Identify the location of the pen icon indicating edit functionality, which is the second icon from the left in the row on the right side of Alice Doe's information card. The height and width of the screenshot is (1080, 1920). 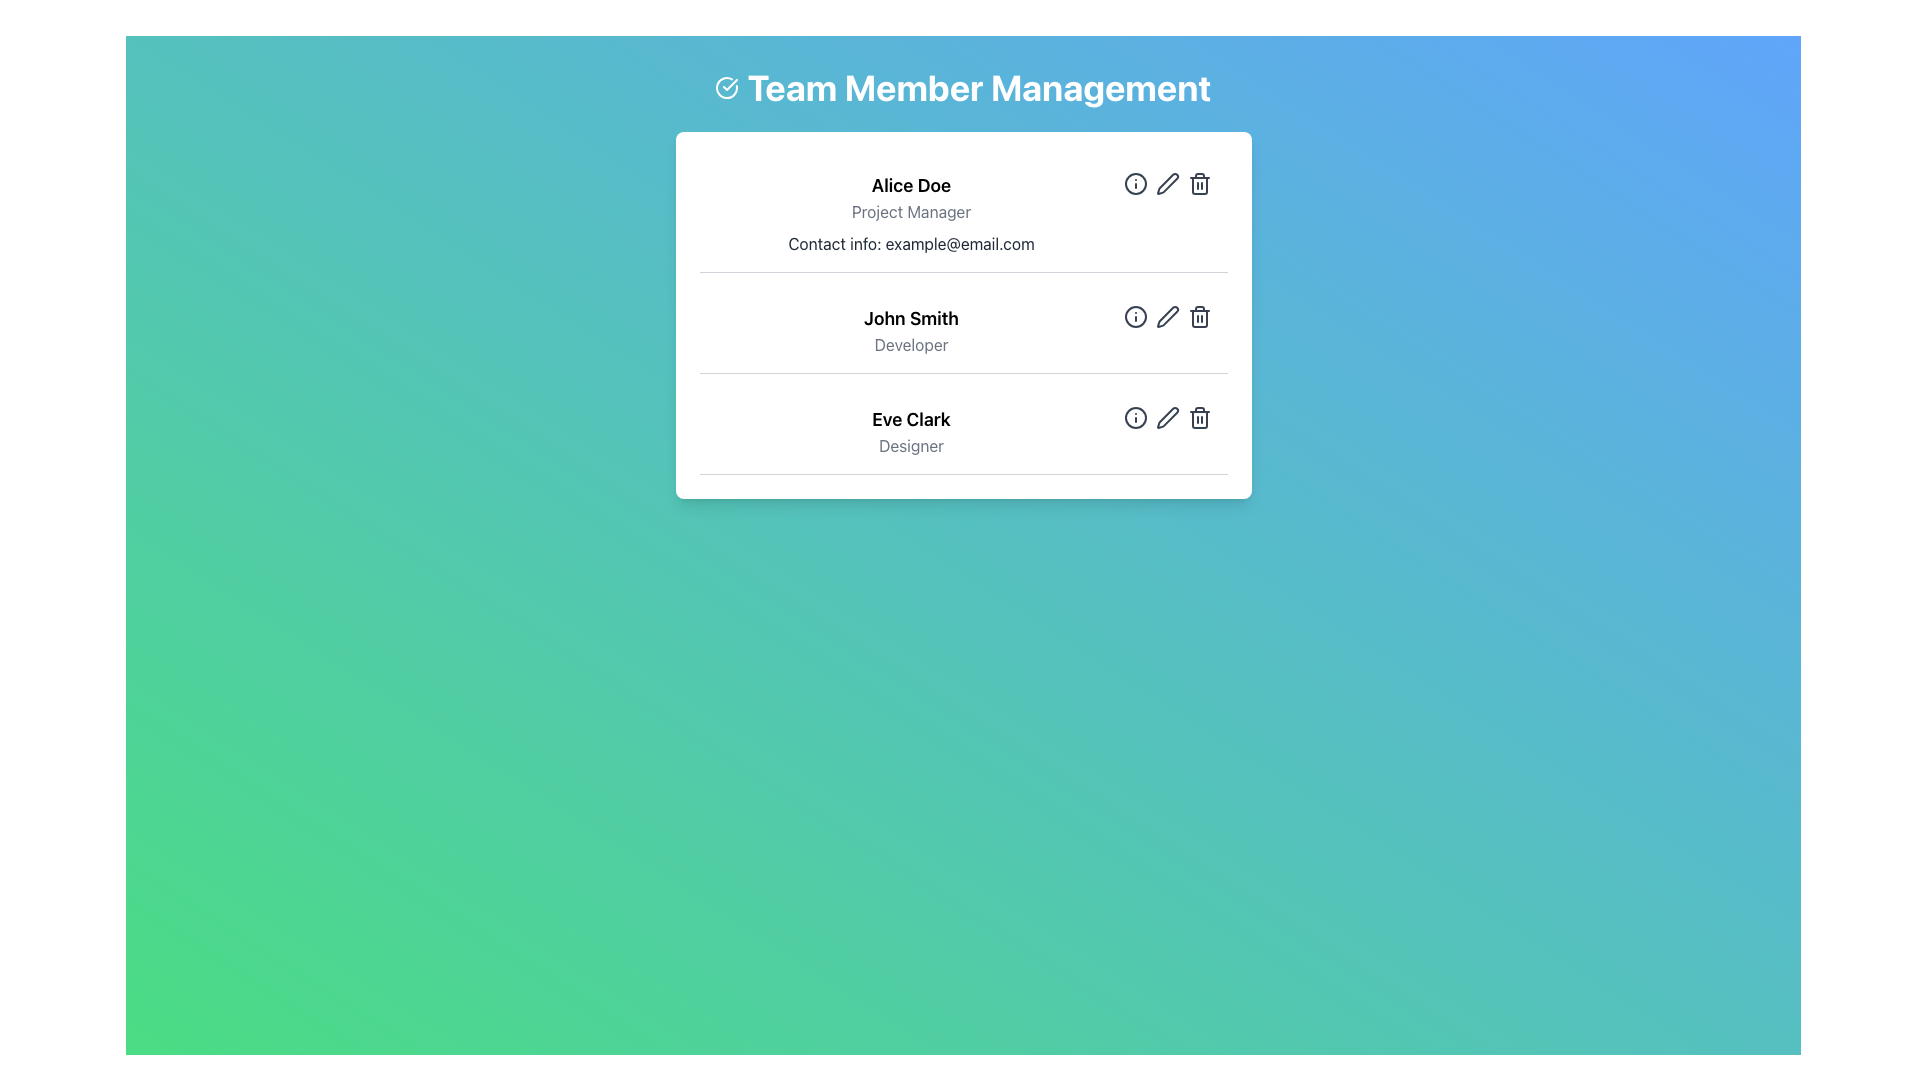
(1167, 184).